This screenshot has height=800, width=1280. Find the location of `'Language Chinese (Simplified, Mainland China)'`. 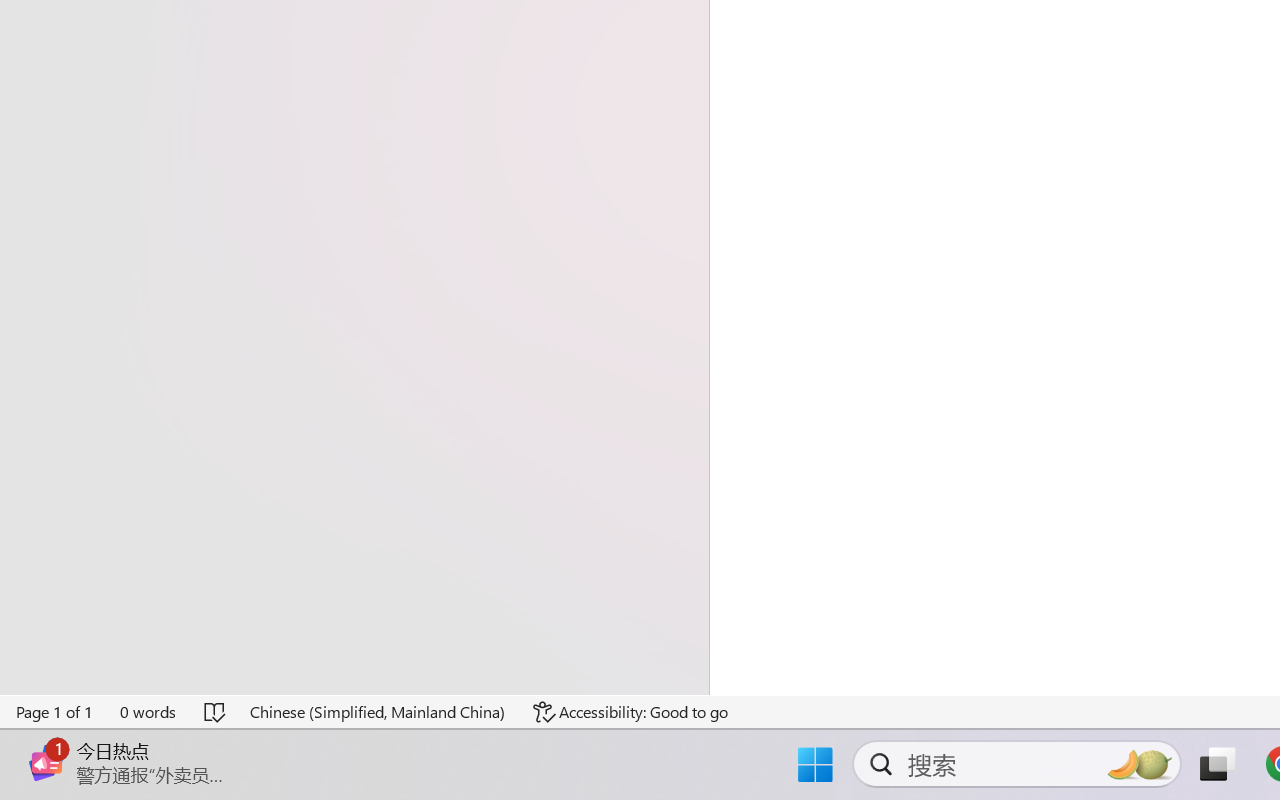

'Language Chinese (Simplified, Mainland China)' is located at coordinates (378, 711).